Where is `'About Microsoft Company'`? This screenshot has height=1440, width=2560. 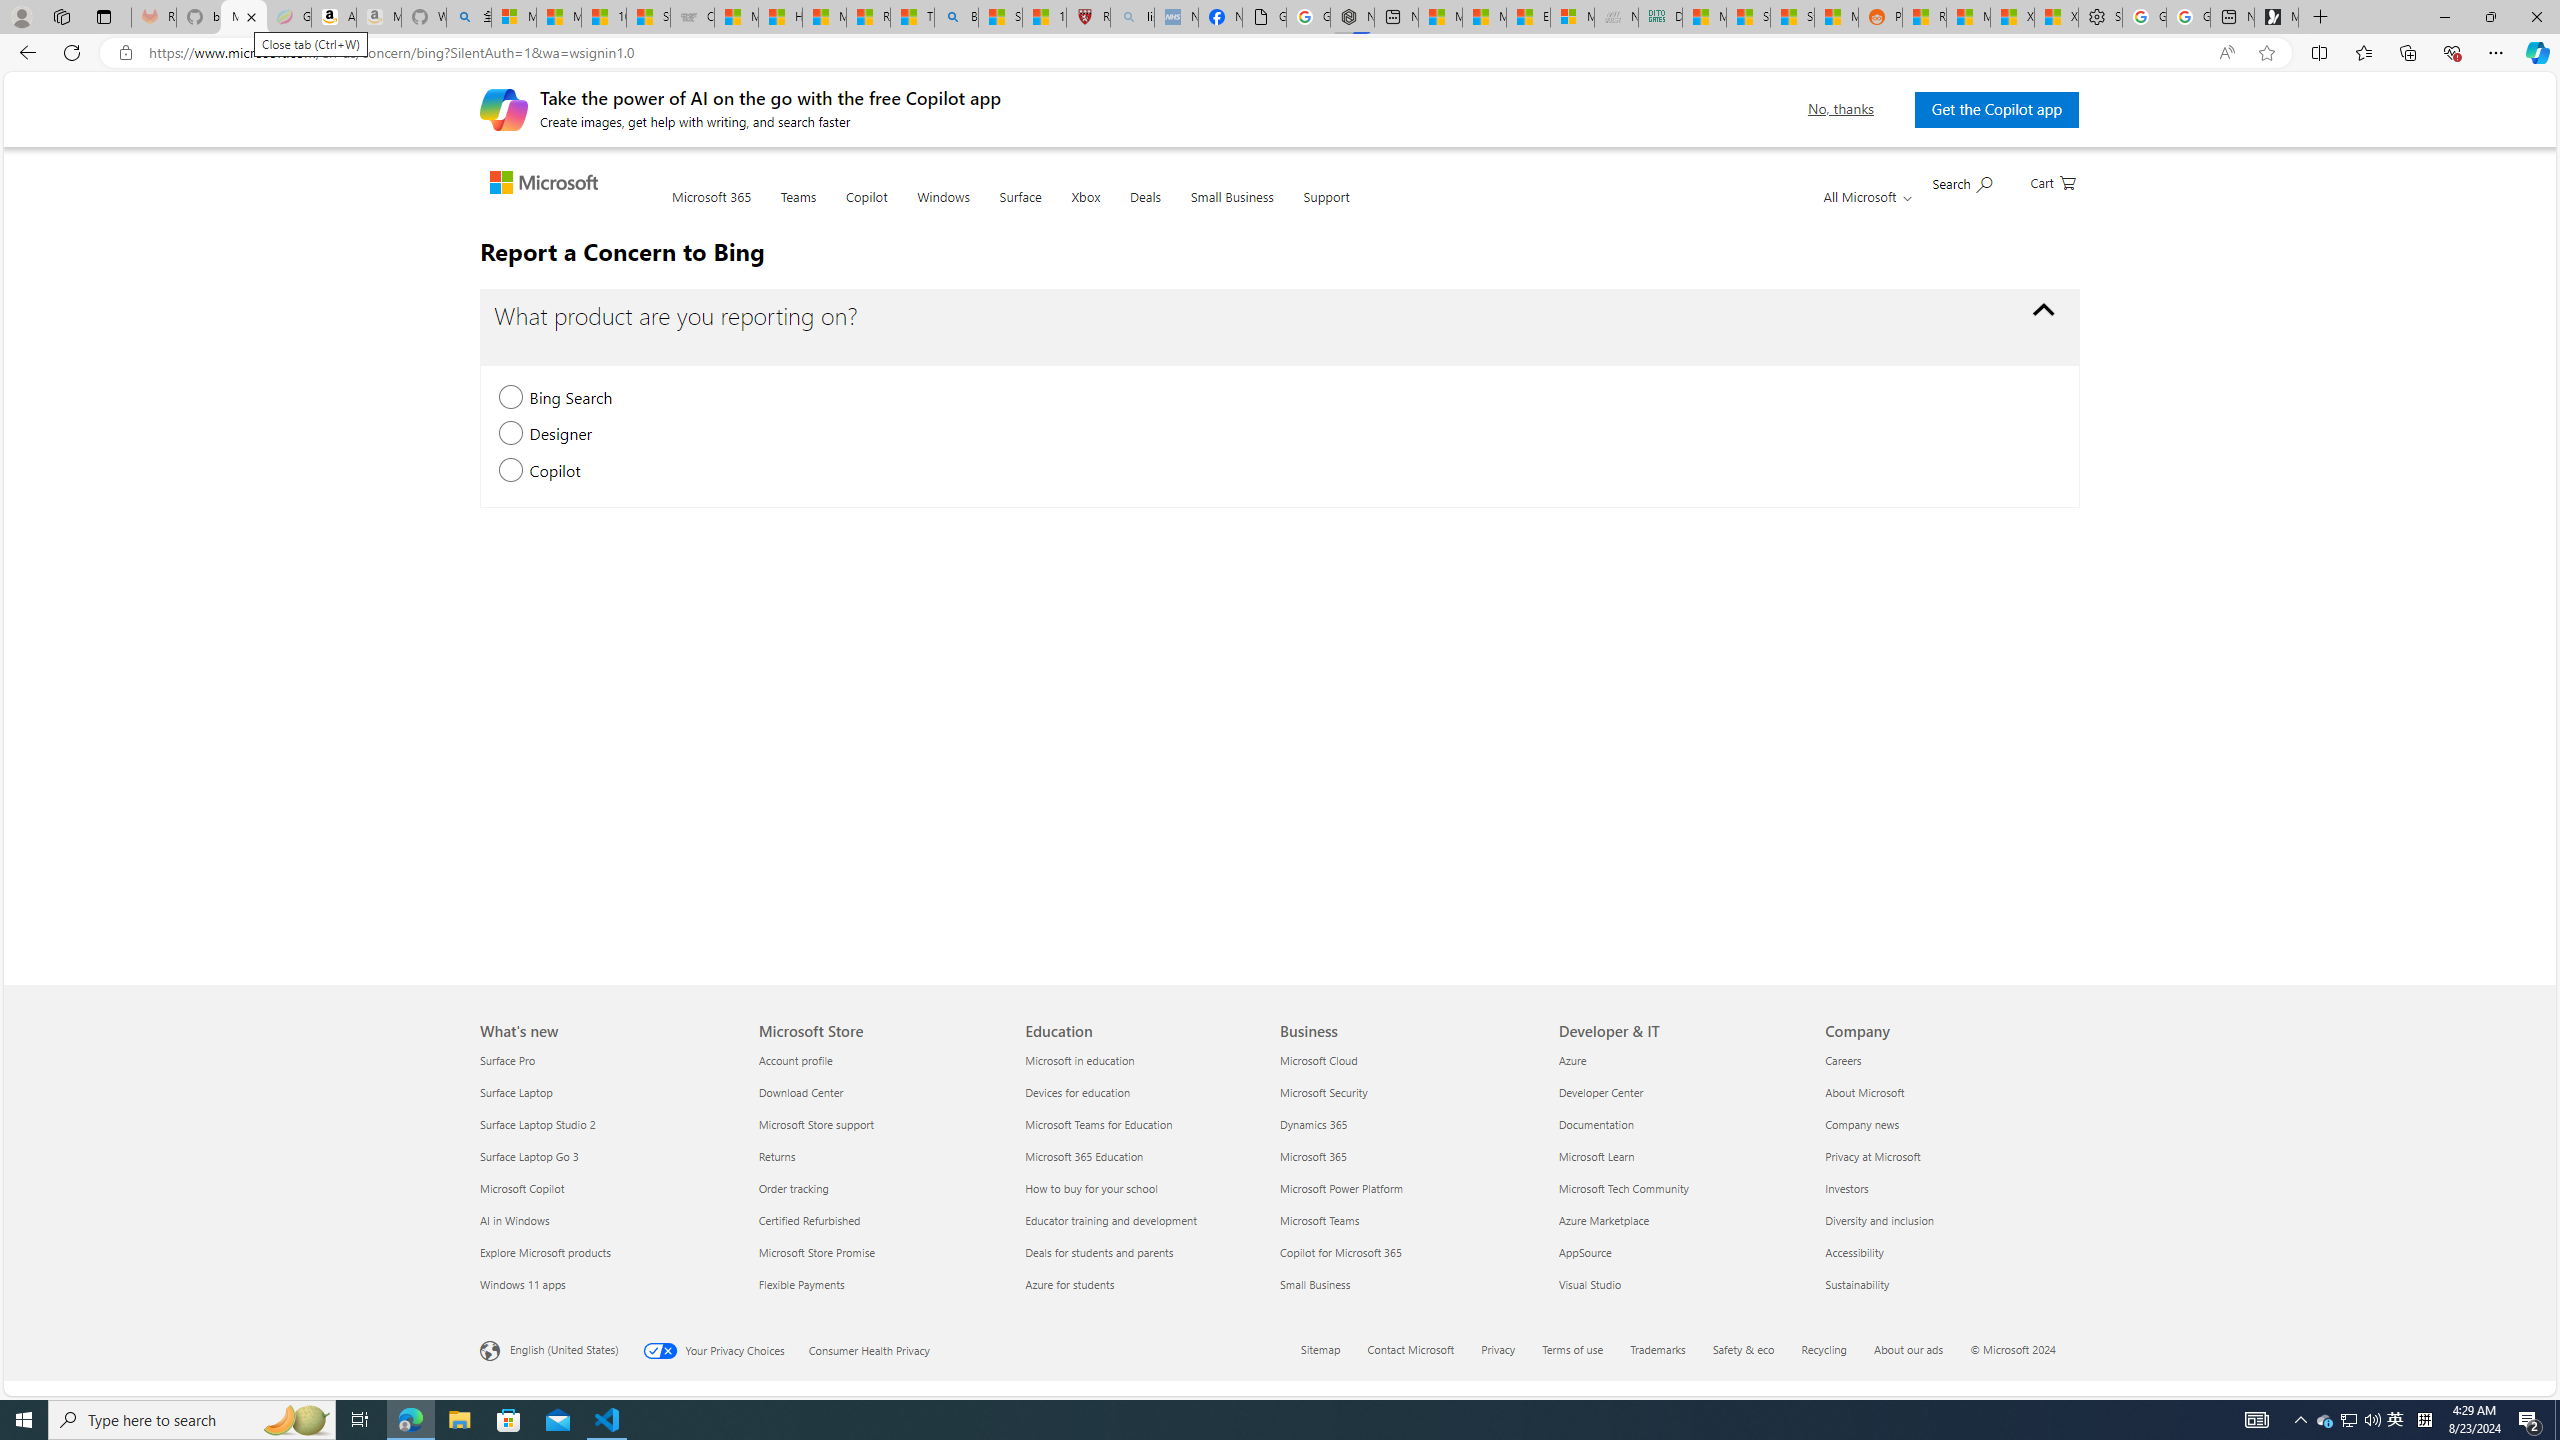 'About Microsoft Company' is located at coordinates (1863, 1091).